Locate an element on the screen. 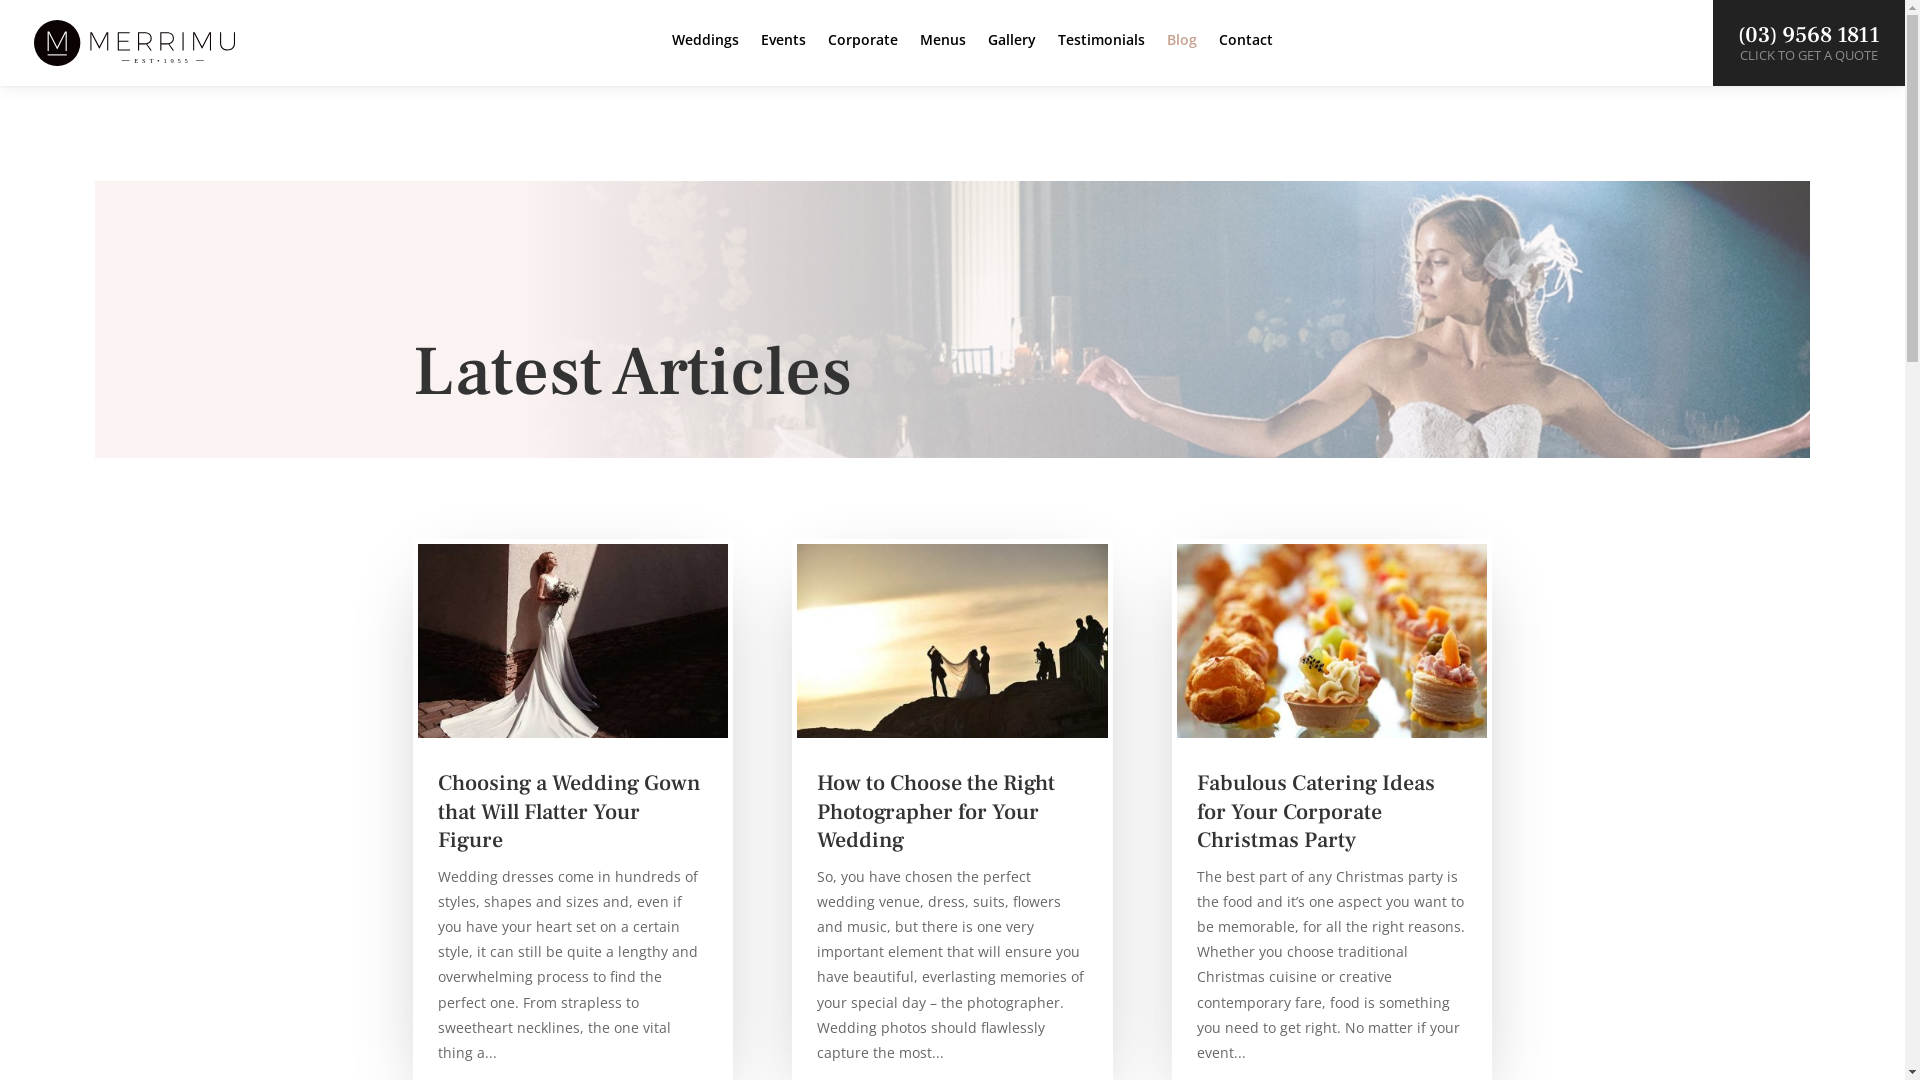 This screenshot has width=1920, height=1080. 'Corporate' is located at coordinates (863, 55).